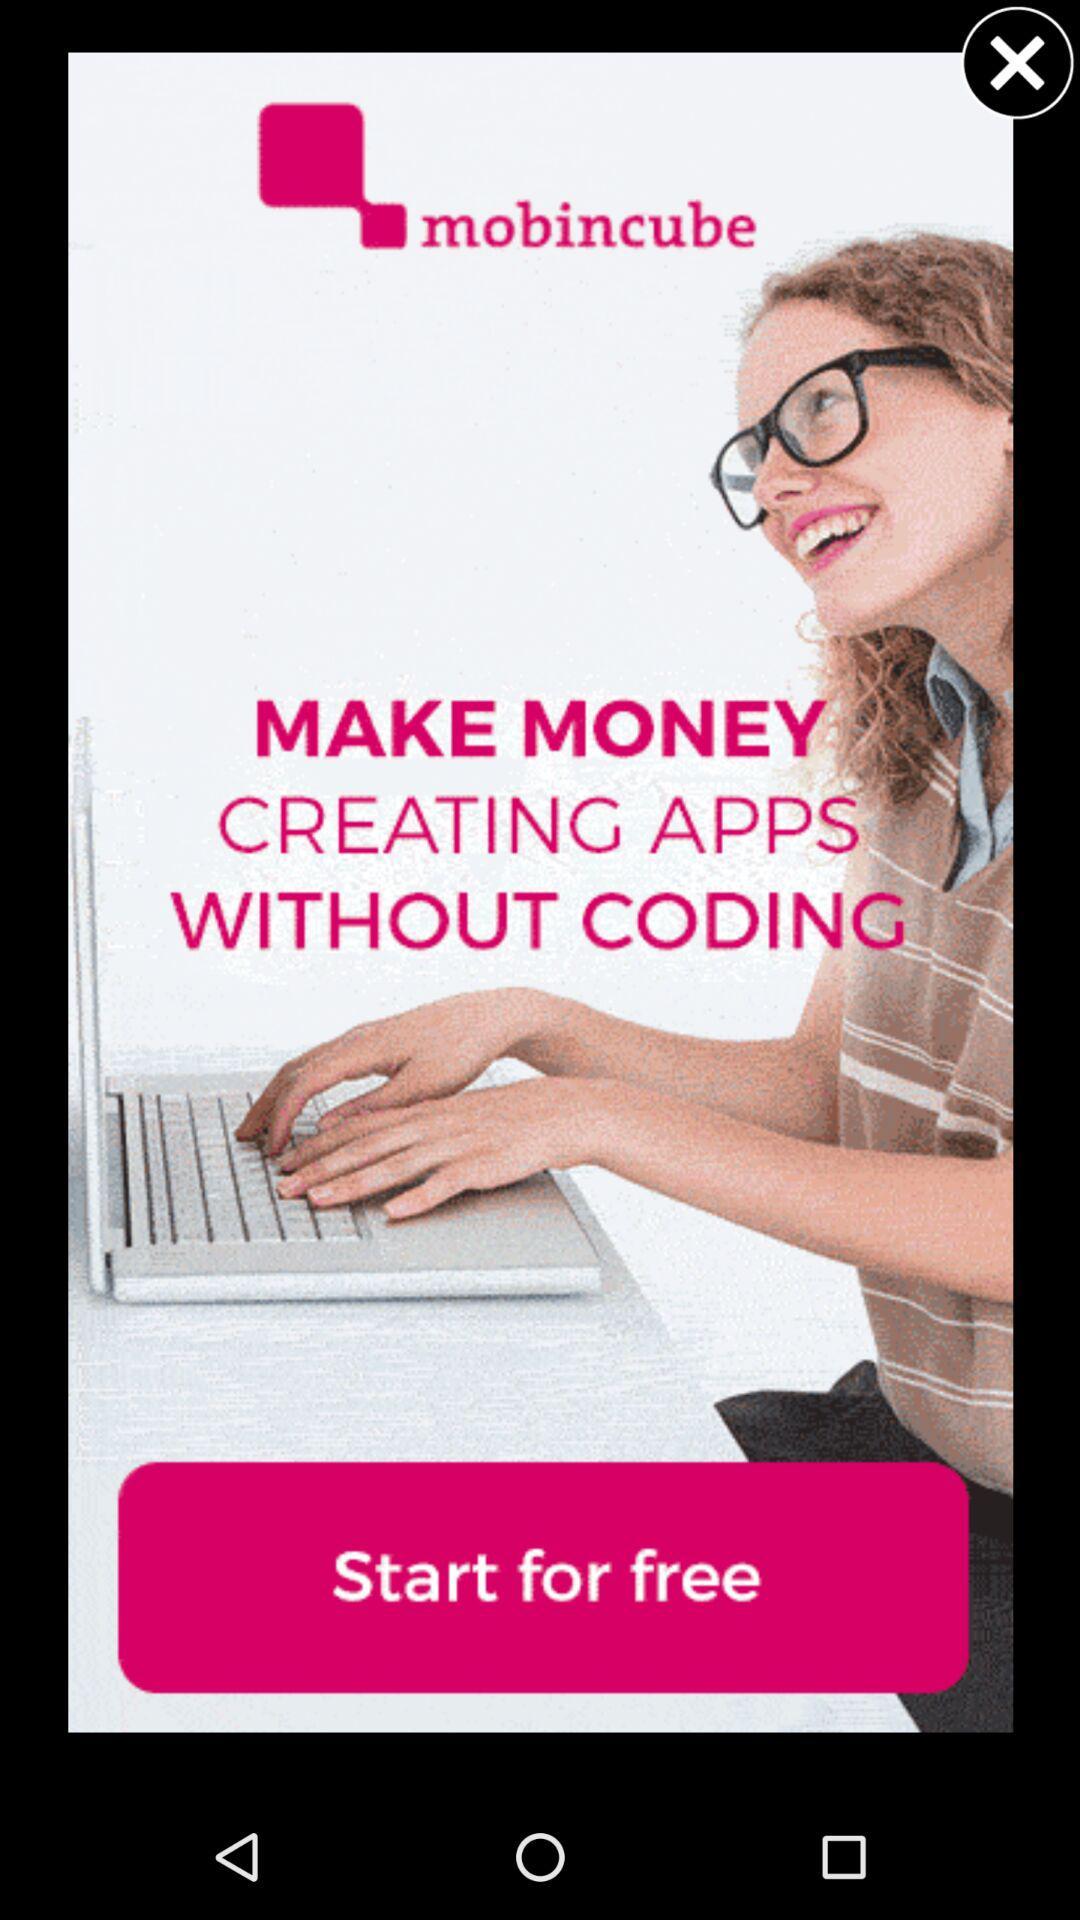 The width and height of the screenshot is (1080, 1920). Describe the element at coordinates (1017, 67) in the screenshot. I see `the close icon` at that location.